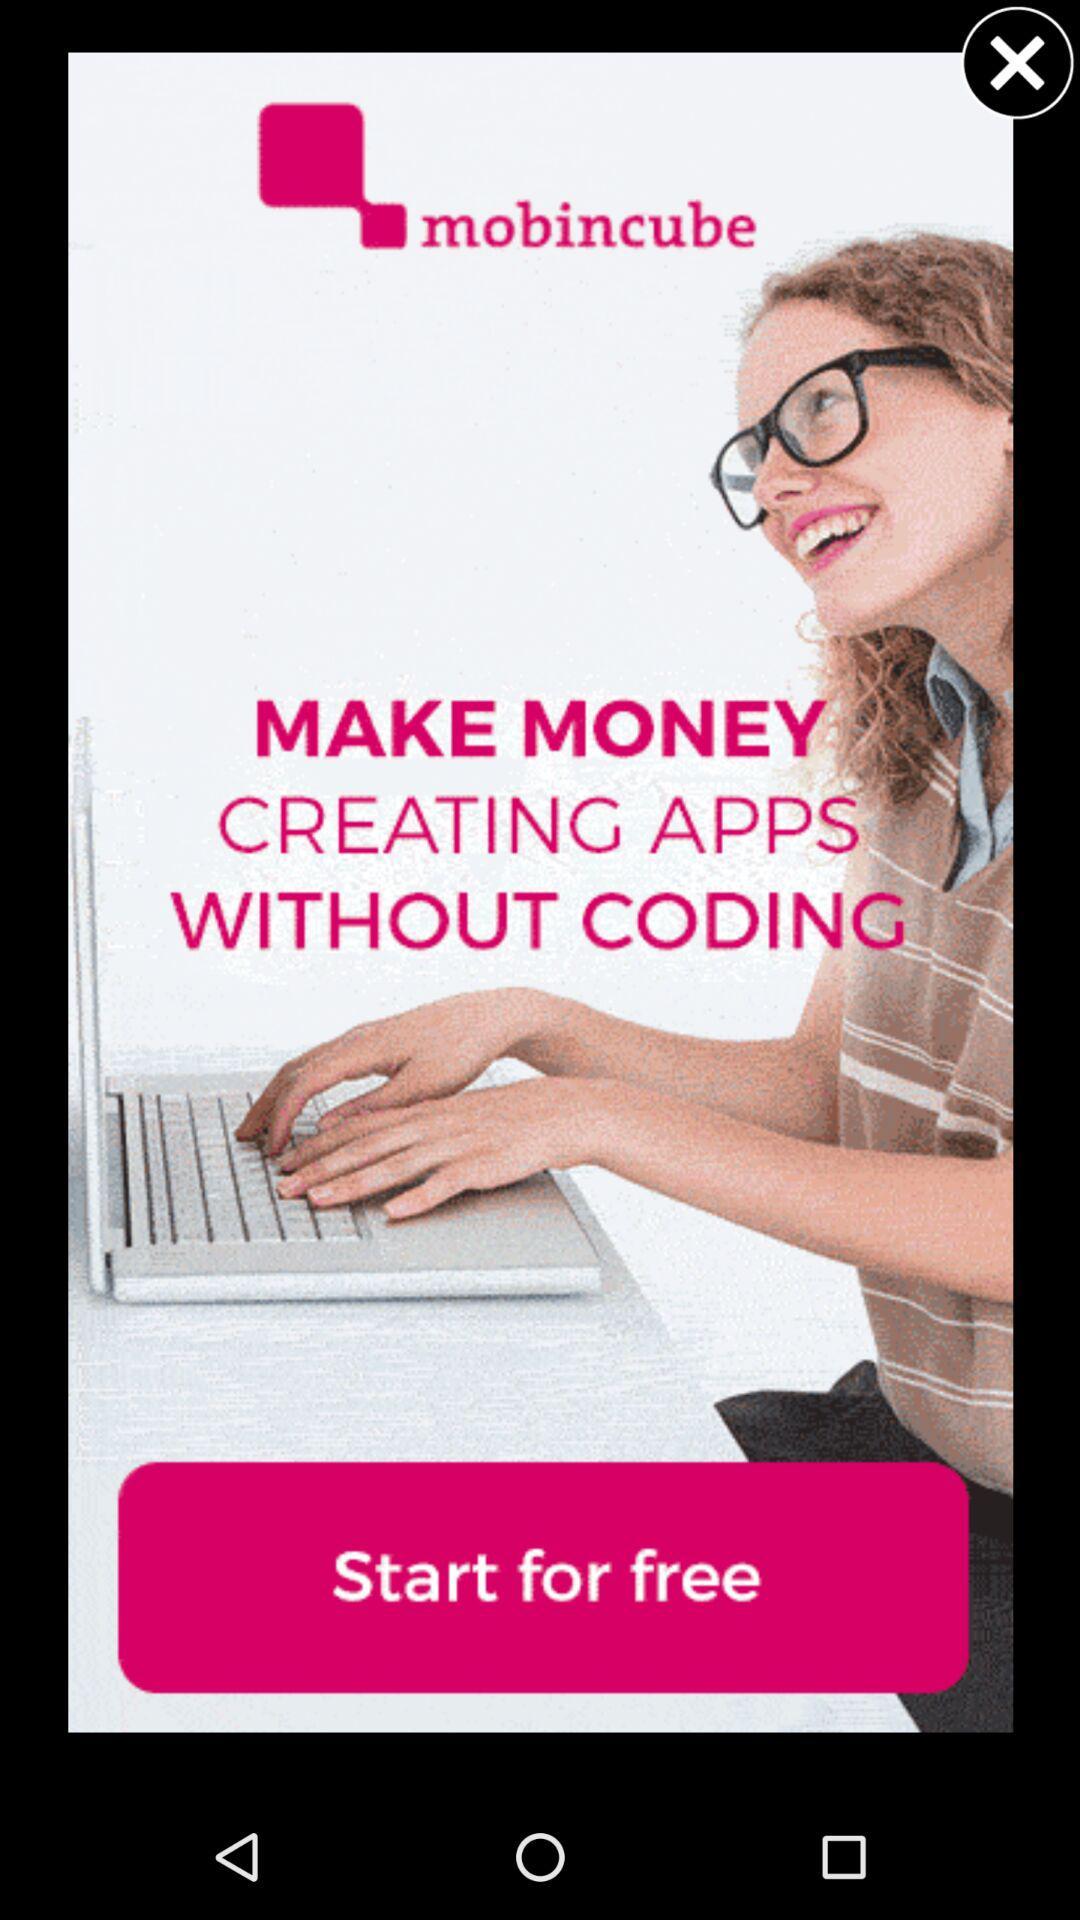 The width and height of the screenshot is (1080, 1920). Describe the element at coordinates (1017, 67) in the screenshot. I see `the close icon` at that location.